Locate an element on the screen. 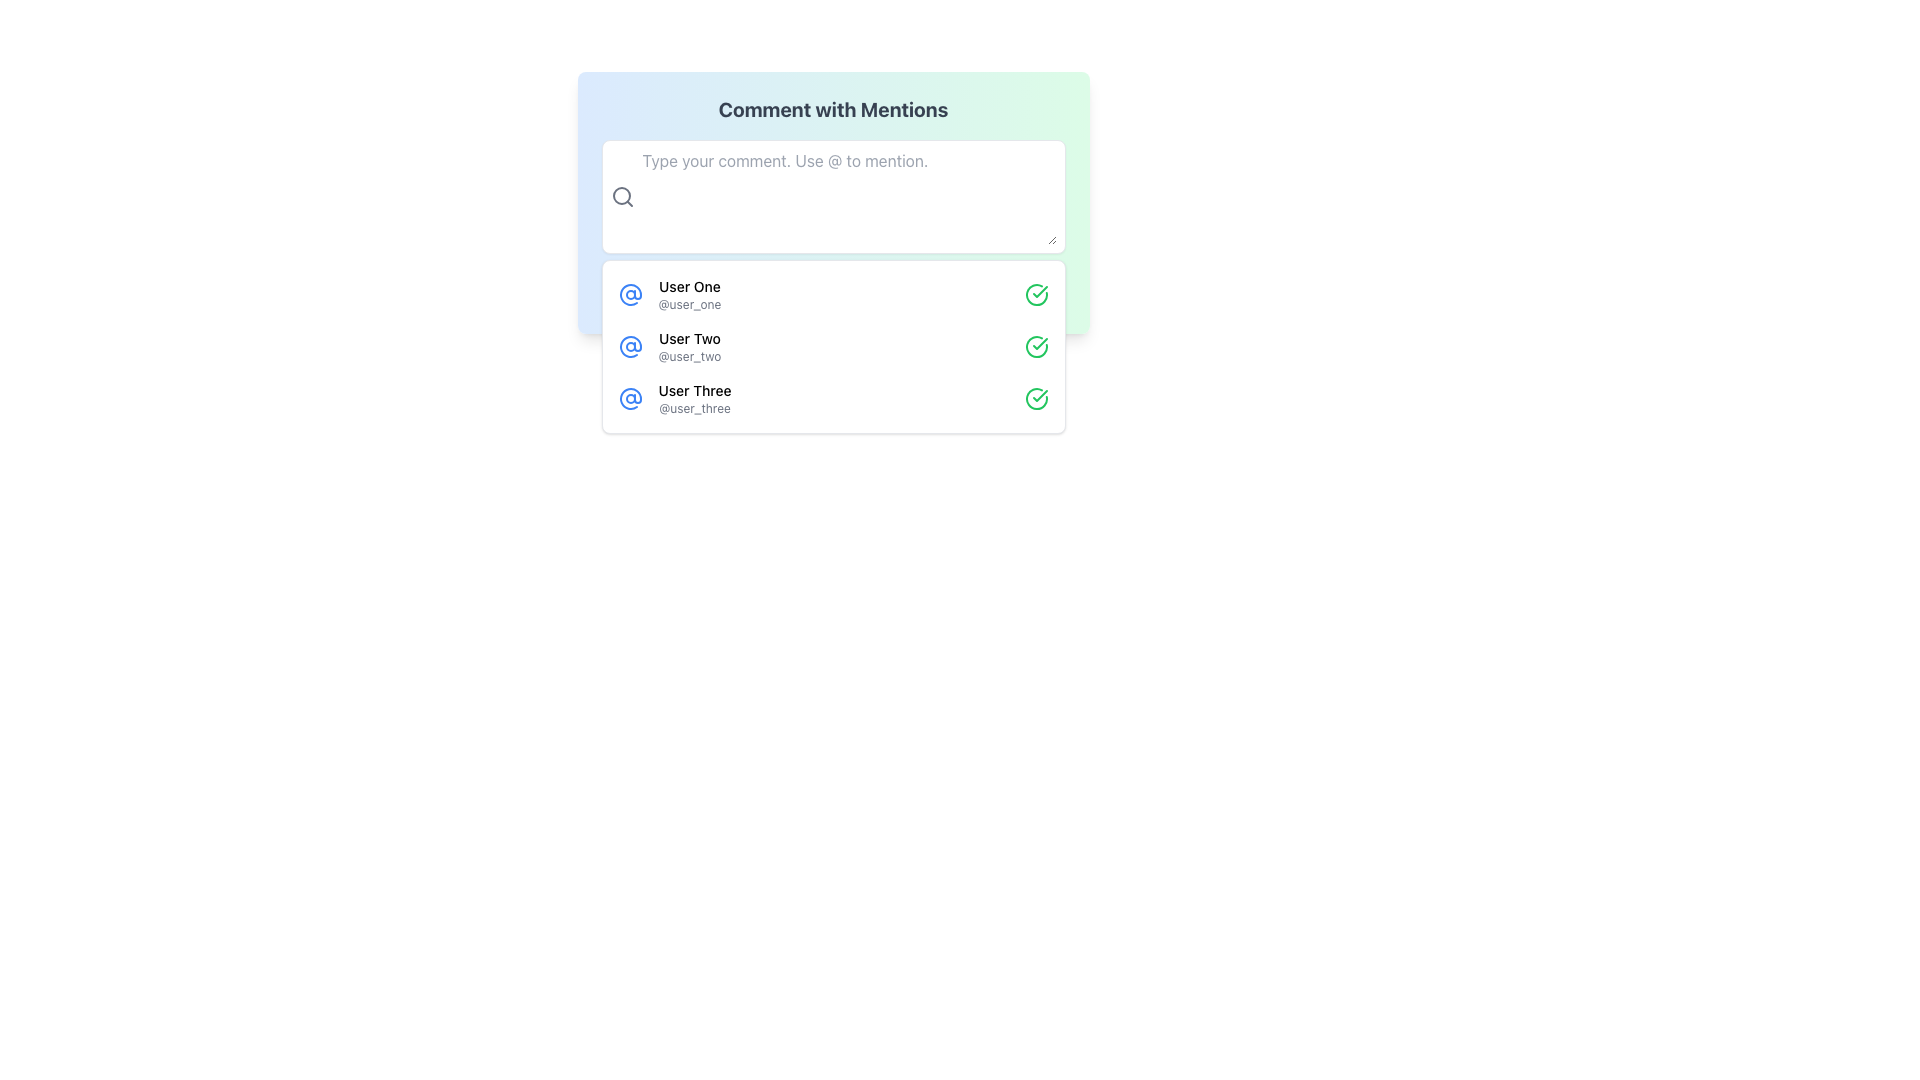 Image resolution: width=1920 pixels, height=1080 pixels. to select the user mention suggestion displaying 'User Three' with the handle '@user_three', the third entry in the list of user mentions is located at coordinates (695, 398).